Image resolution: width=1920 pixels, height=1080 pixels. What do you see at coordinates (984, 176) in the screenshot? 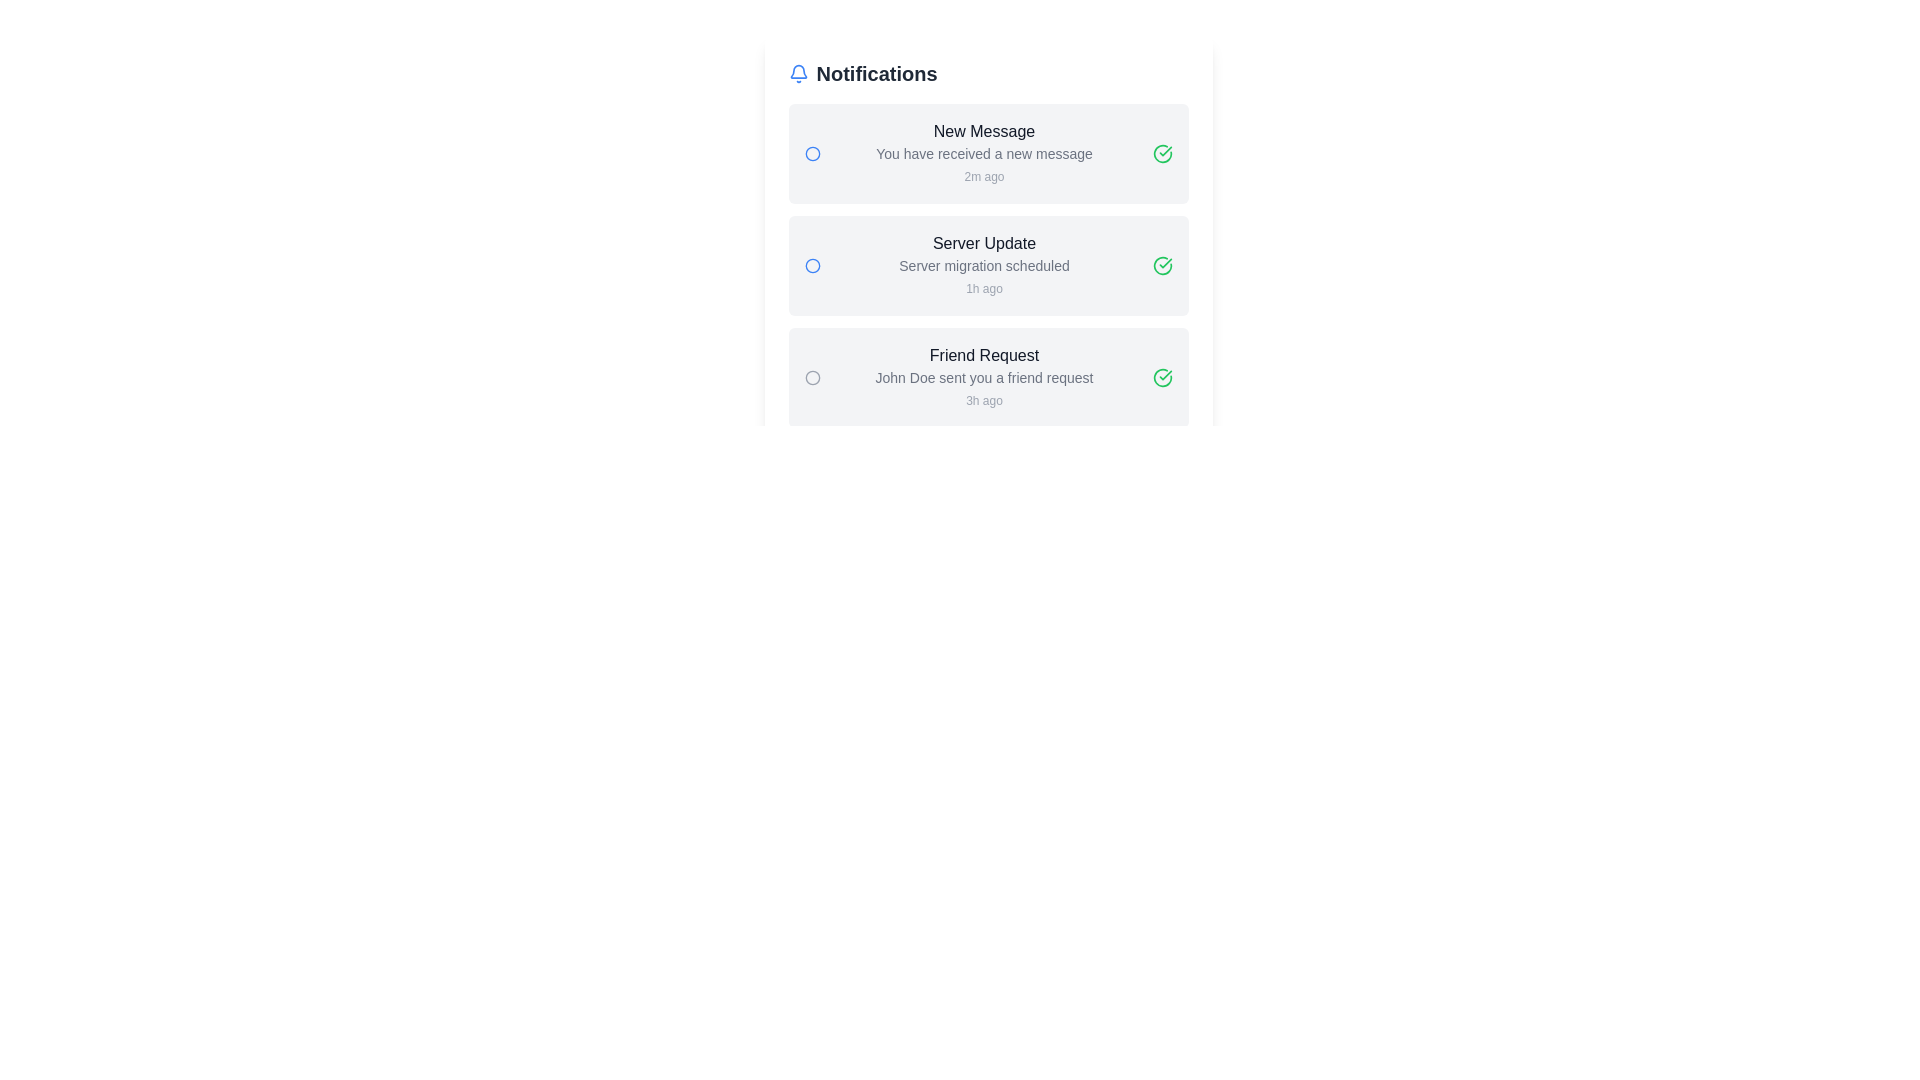
I see `the text label displaying '2m ago' located in the 'New Message' notification card, positioned at the bottom right below the description text` at bounding box center [984, 176].